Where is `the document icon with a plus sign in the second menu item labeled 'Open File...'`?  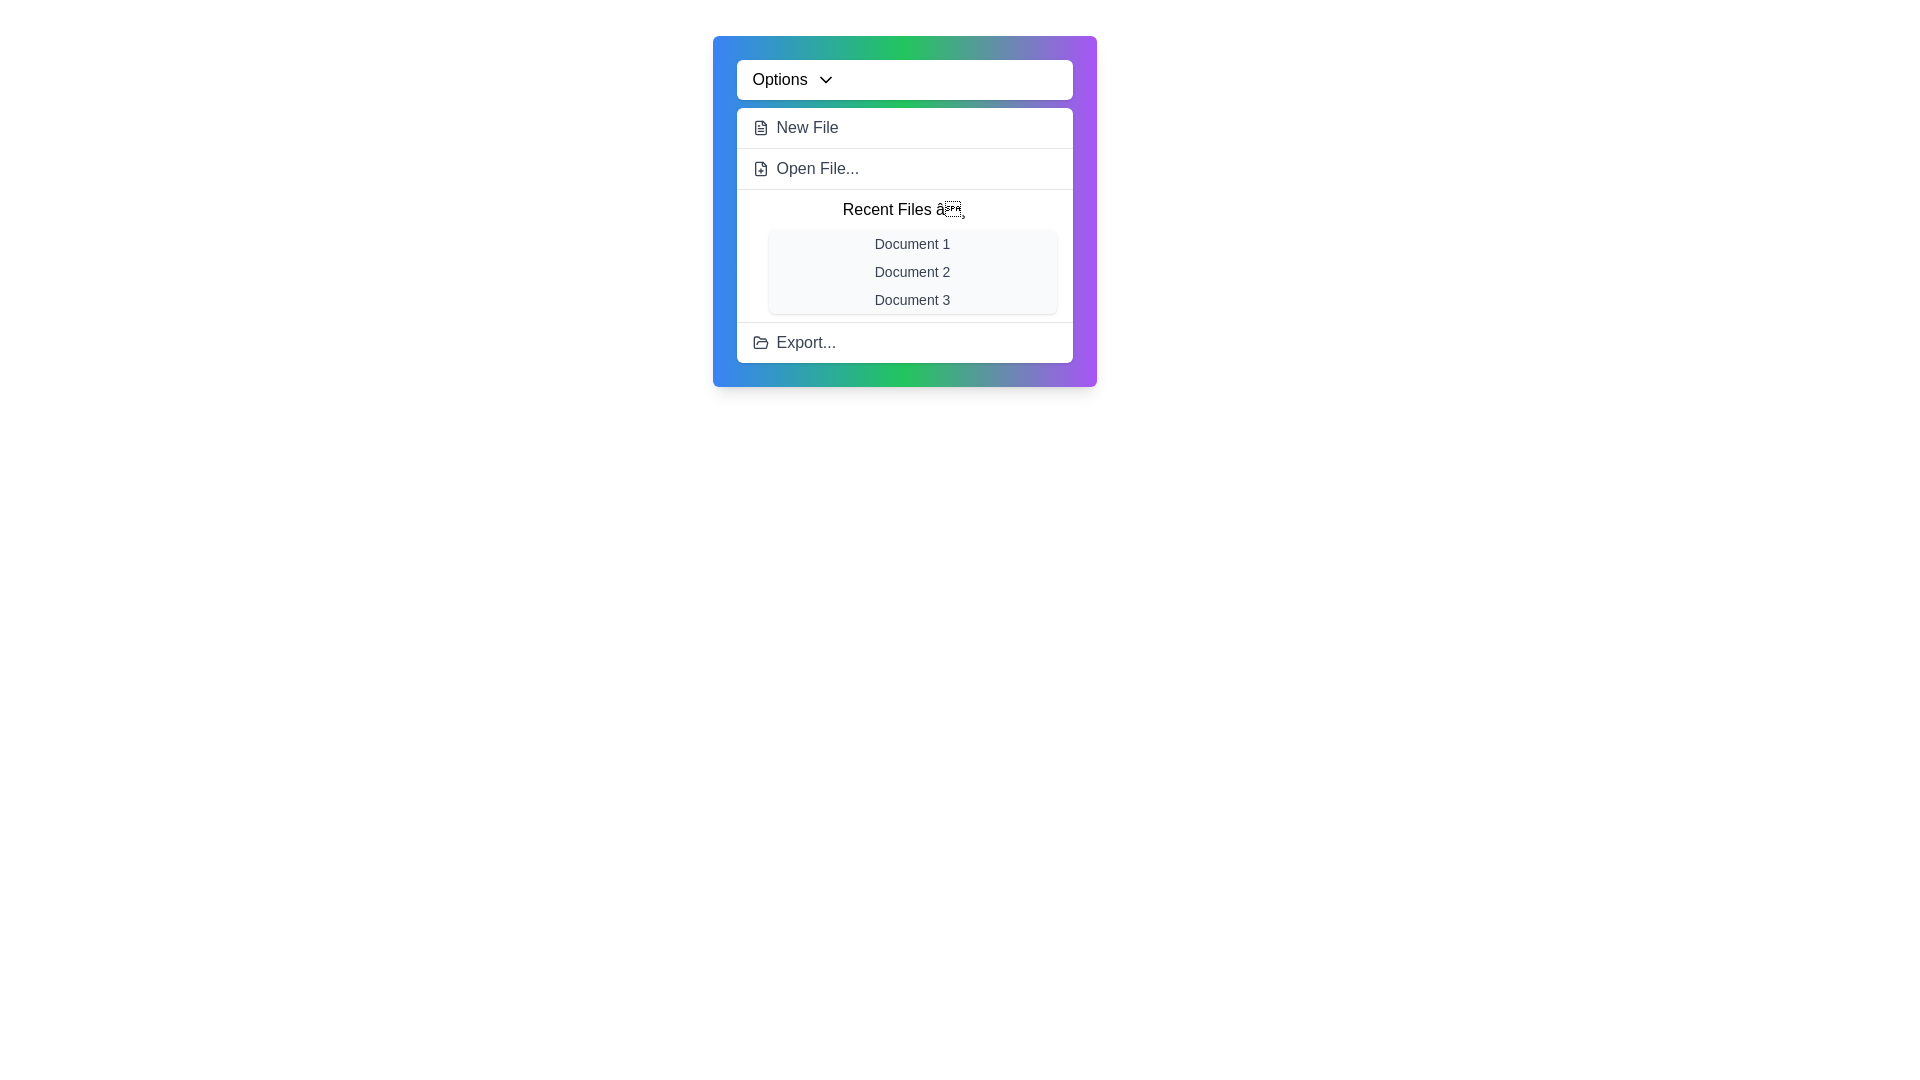 the document icon with a plus sign in the second menu item labeled 'Open File...' is located at coordinates (759, 168).